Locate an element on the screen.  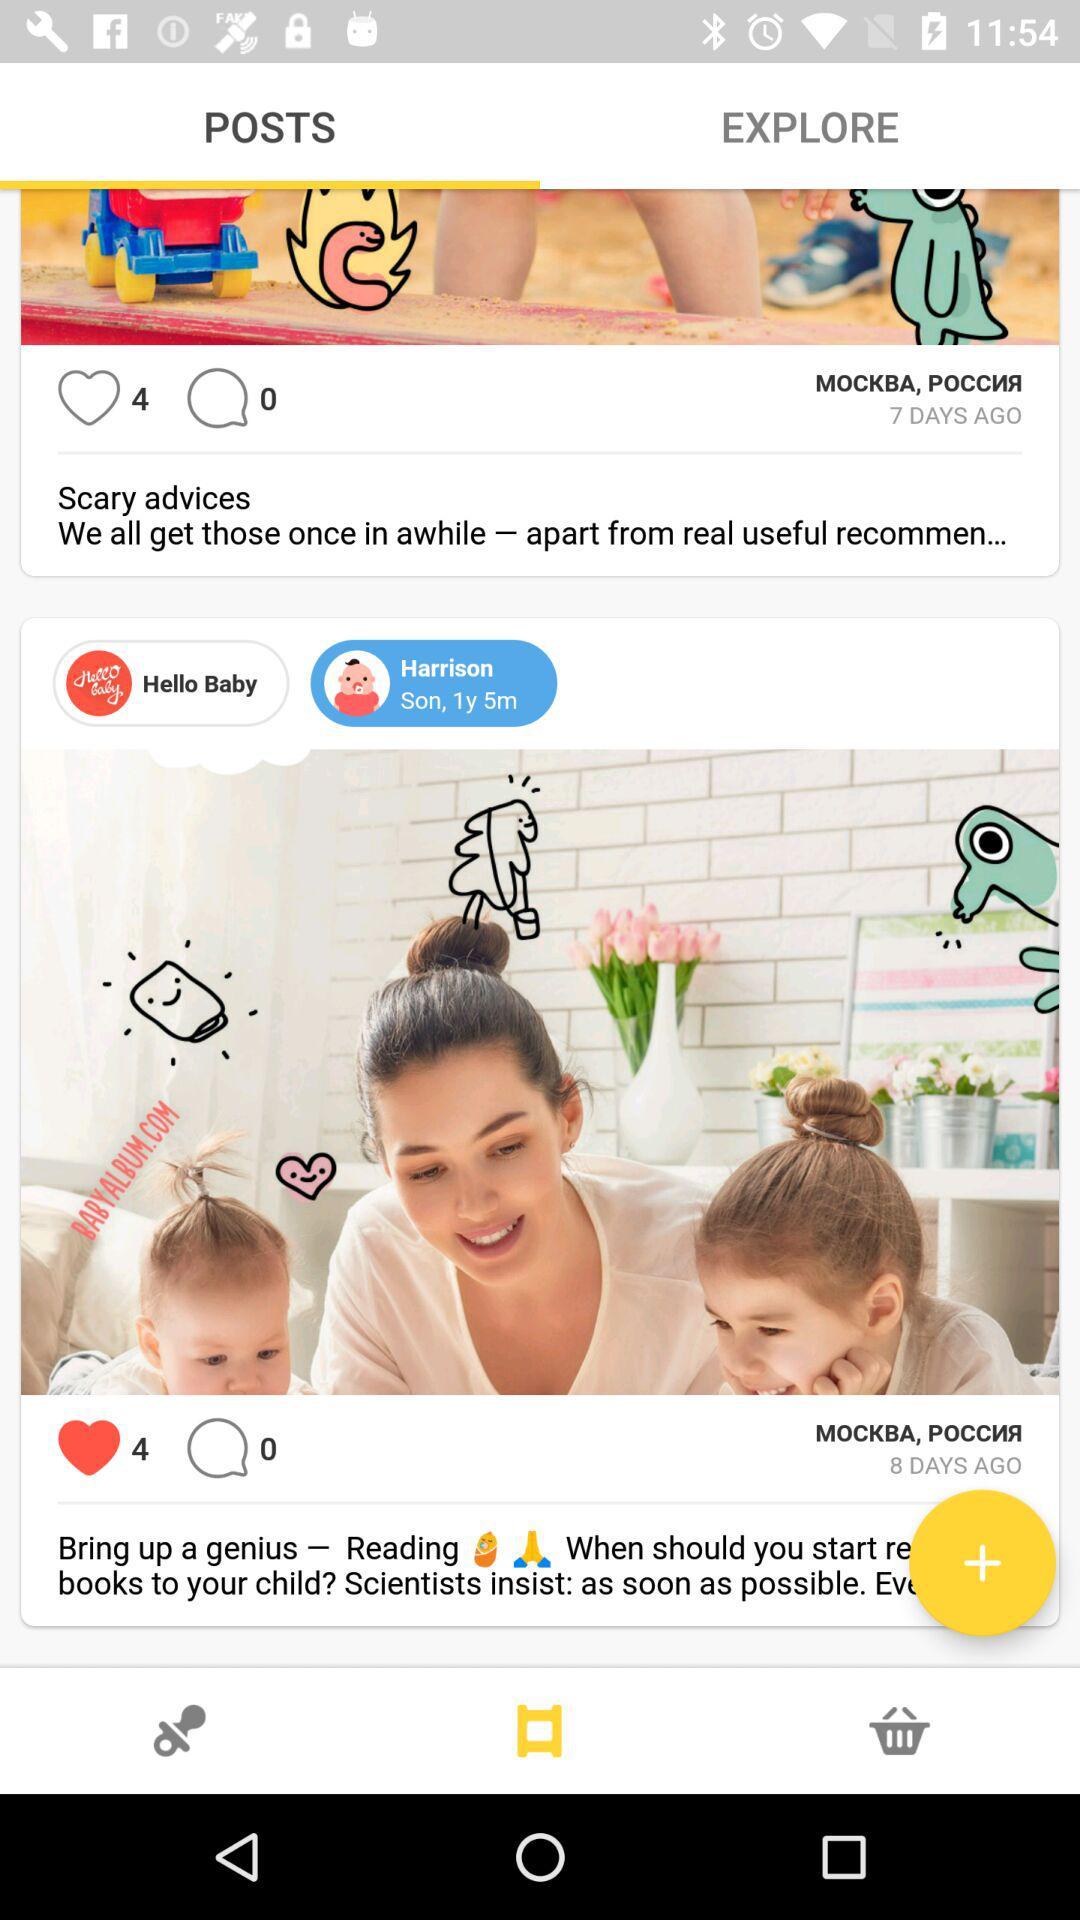
etc is located at coordinates (217, 398).